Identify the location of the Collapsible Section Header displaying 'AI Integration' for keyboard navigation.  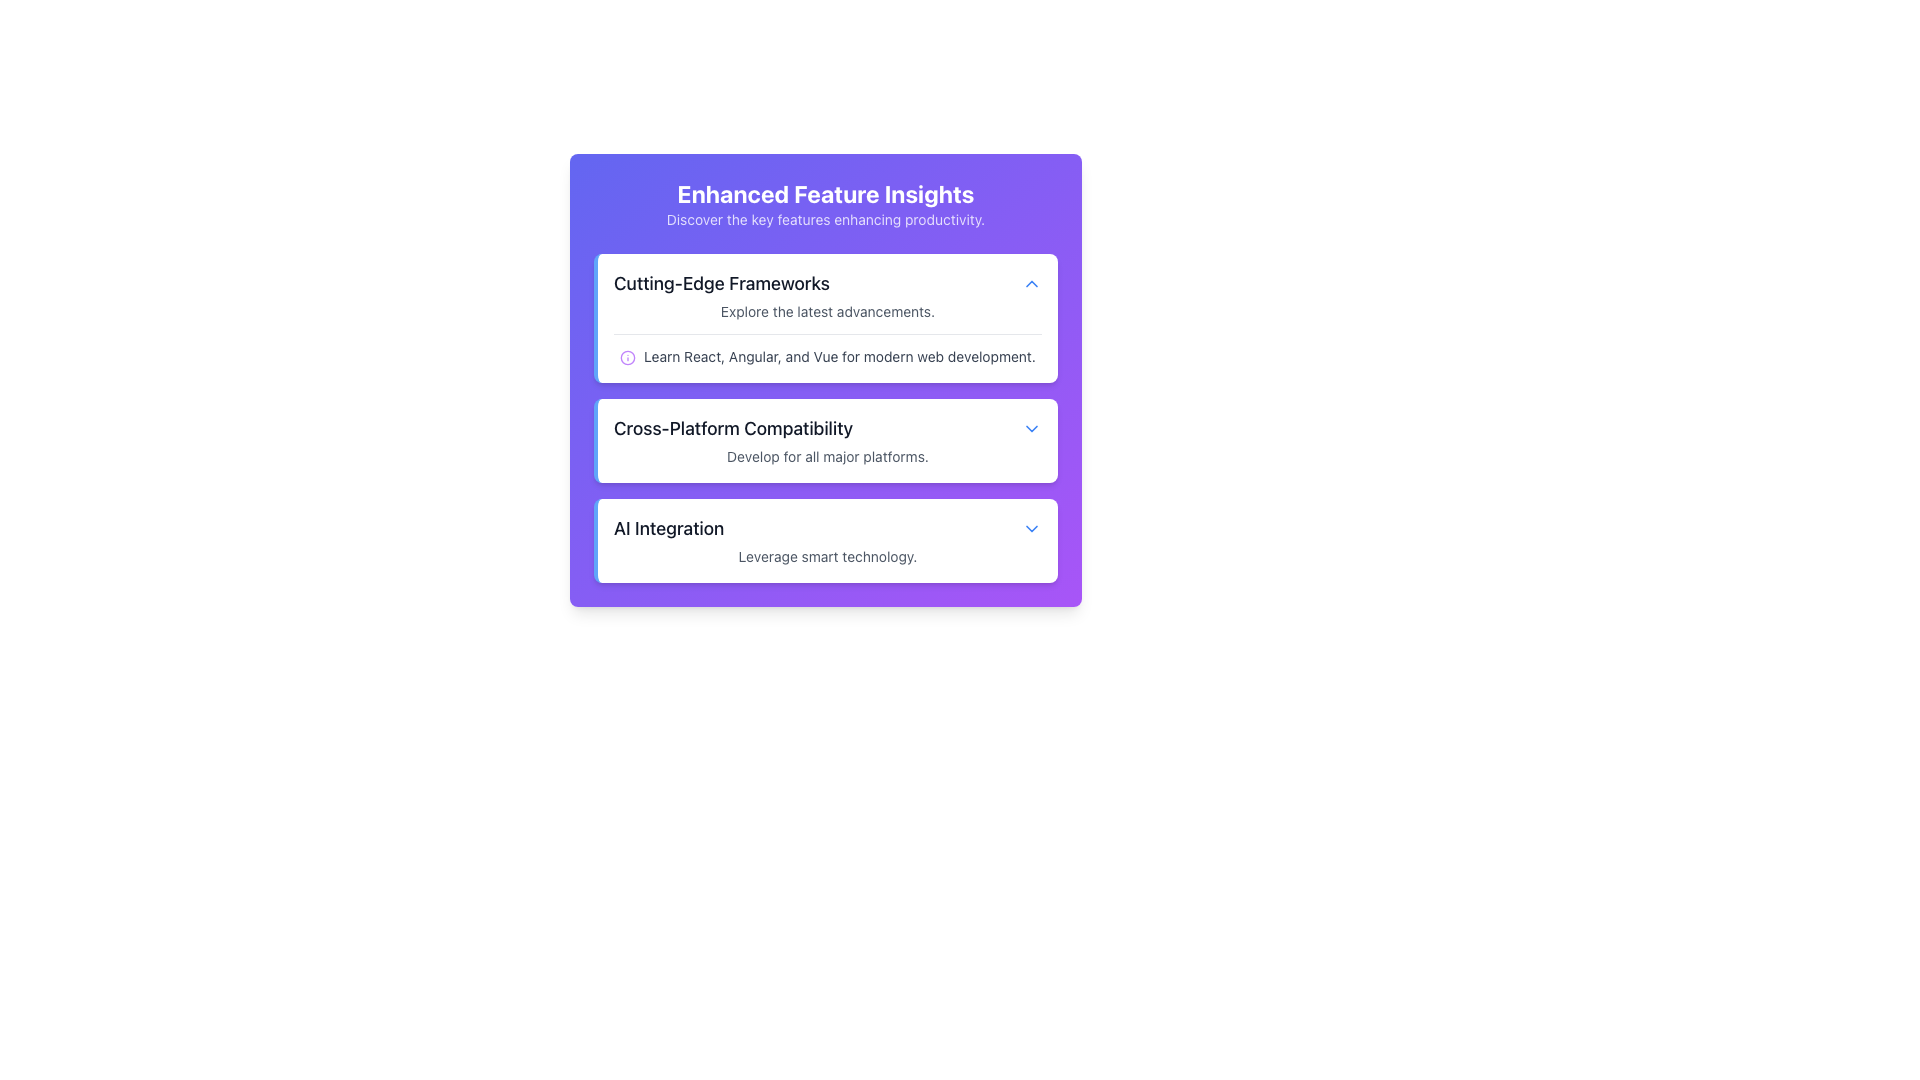
(828, 527).